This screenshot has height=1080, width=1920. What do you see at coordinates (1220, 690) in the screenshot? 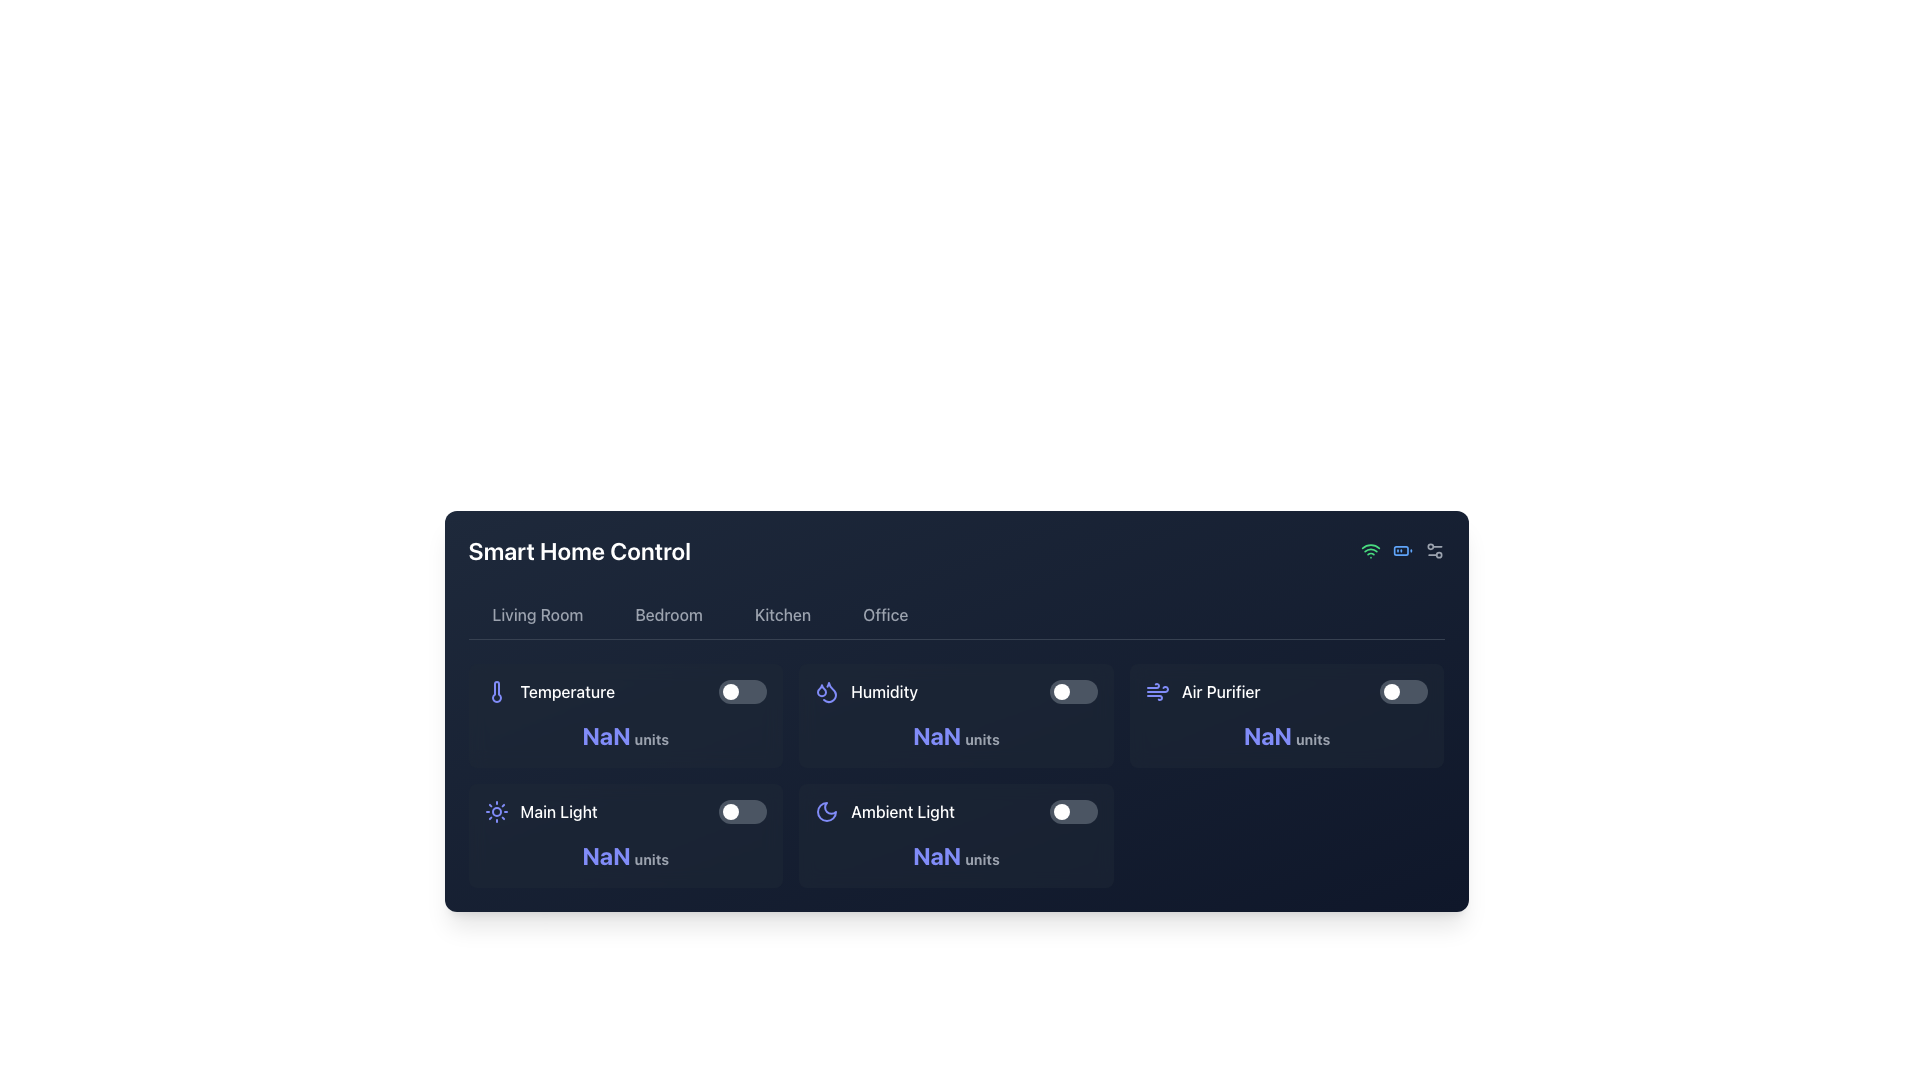
I see `the Text label identifying the air purifier control in the 'Office' tab of the 'Smart Home Control' panel, located in the rightmost section of the second row` at bounding box center [1220, 690].